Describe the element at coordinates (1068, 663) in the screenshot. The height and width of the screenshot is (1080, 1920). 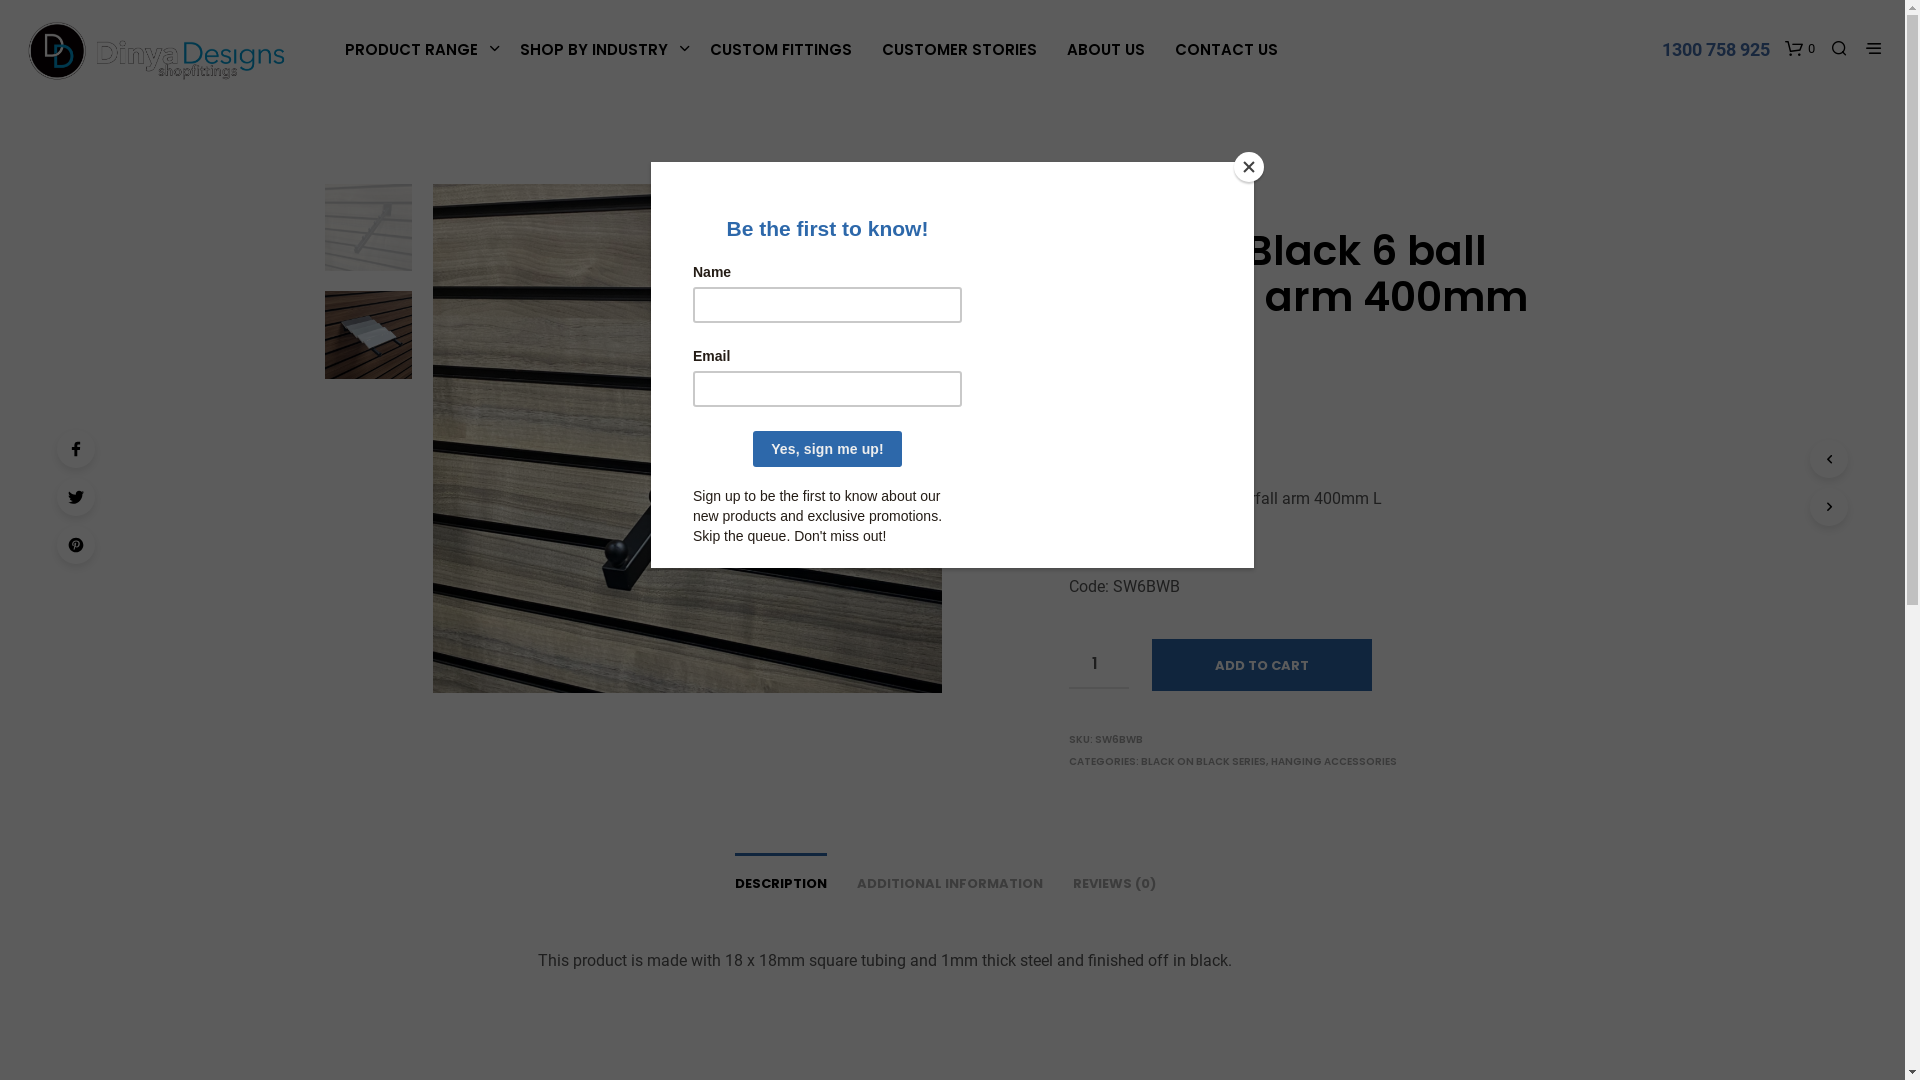
I see `'Qty'` at that location.